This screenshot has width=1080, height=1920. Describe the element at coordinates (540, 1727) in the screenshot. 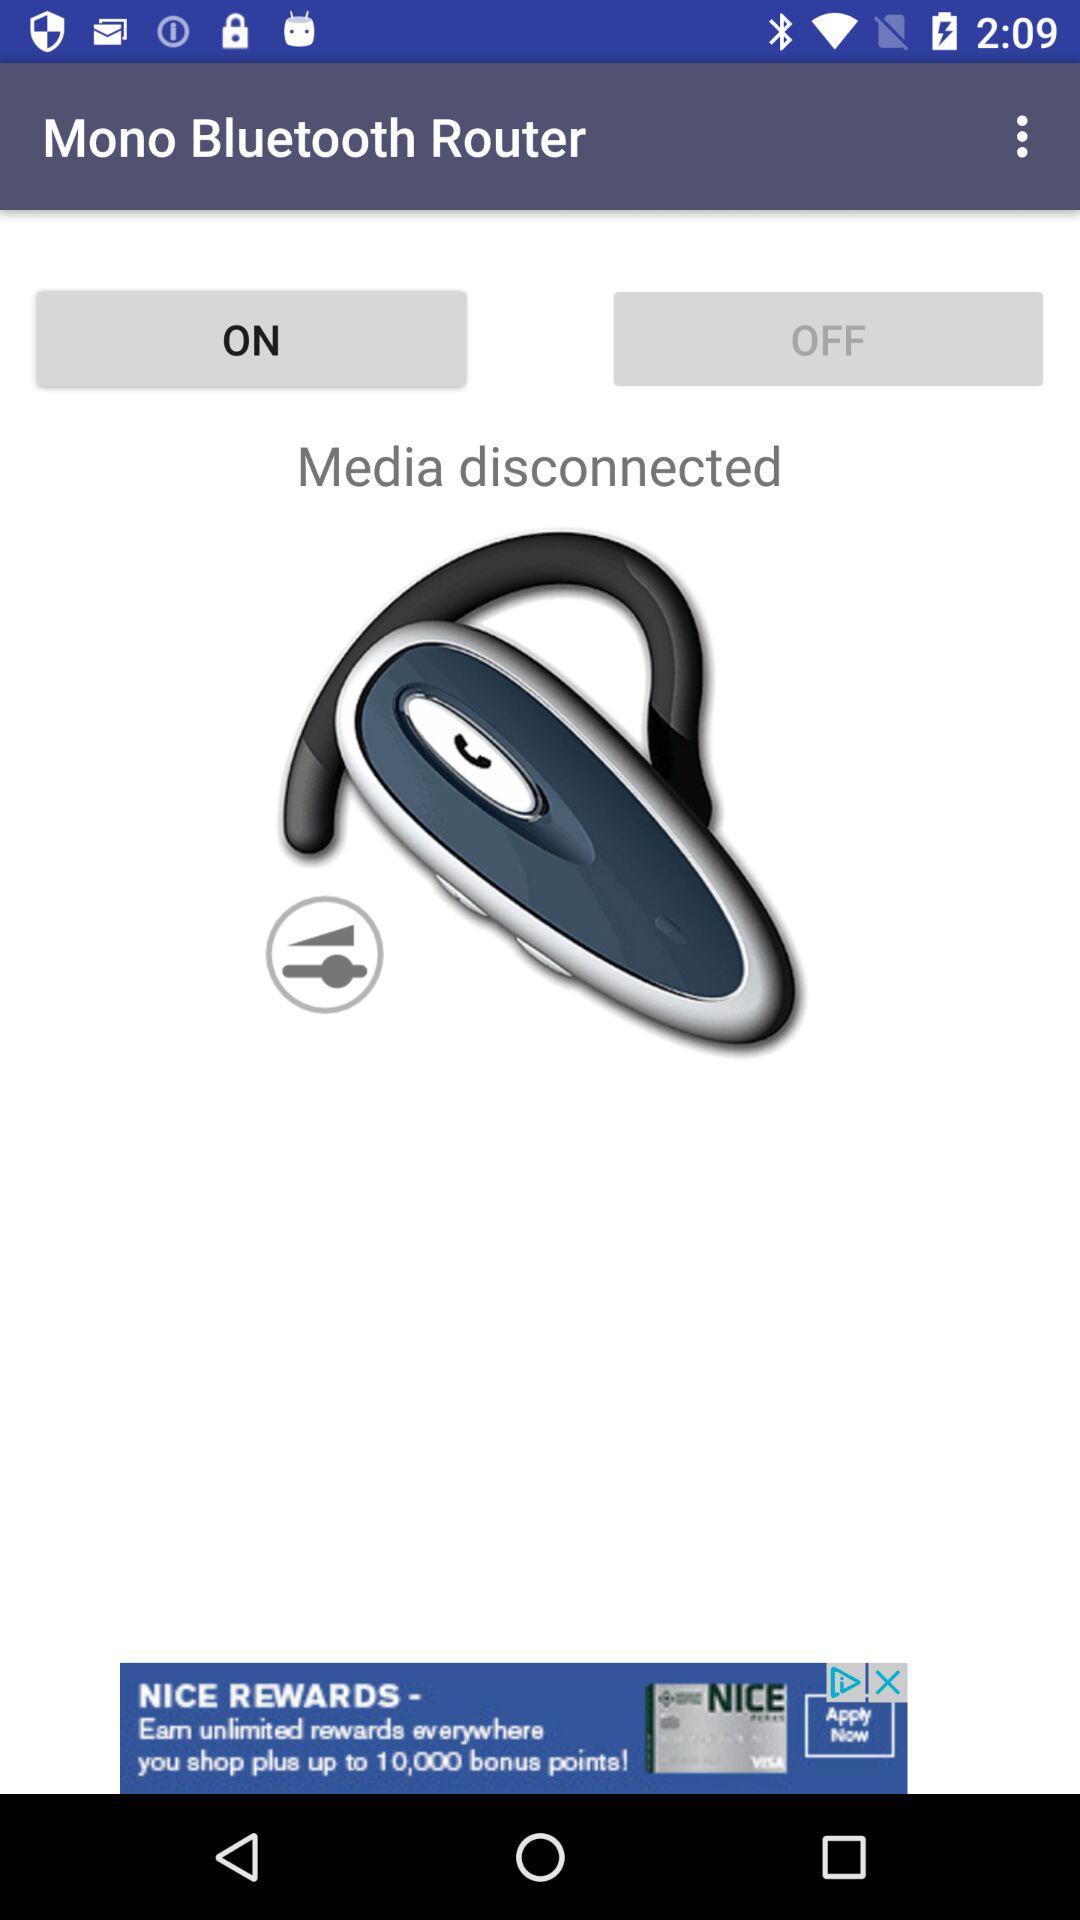

I see `tap to view advertisement` at that location.